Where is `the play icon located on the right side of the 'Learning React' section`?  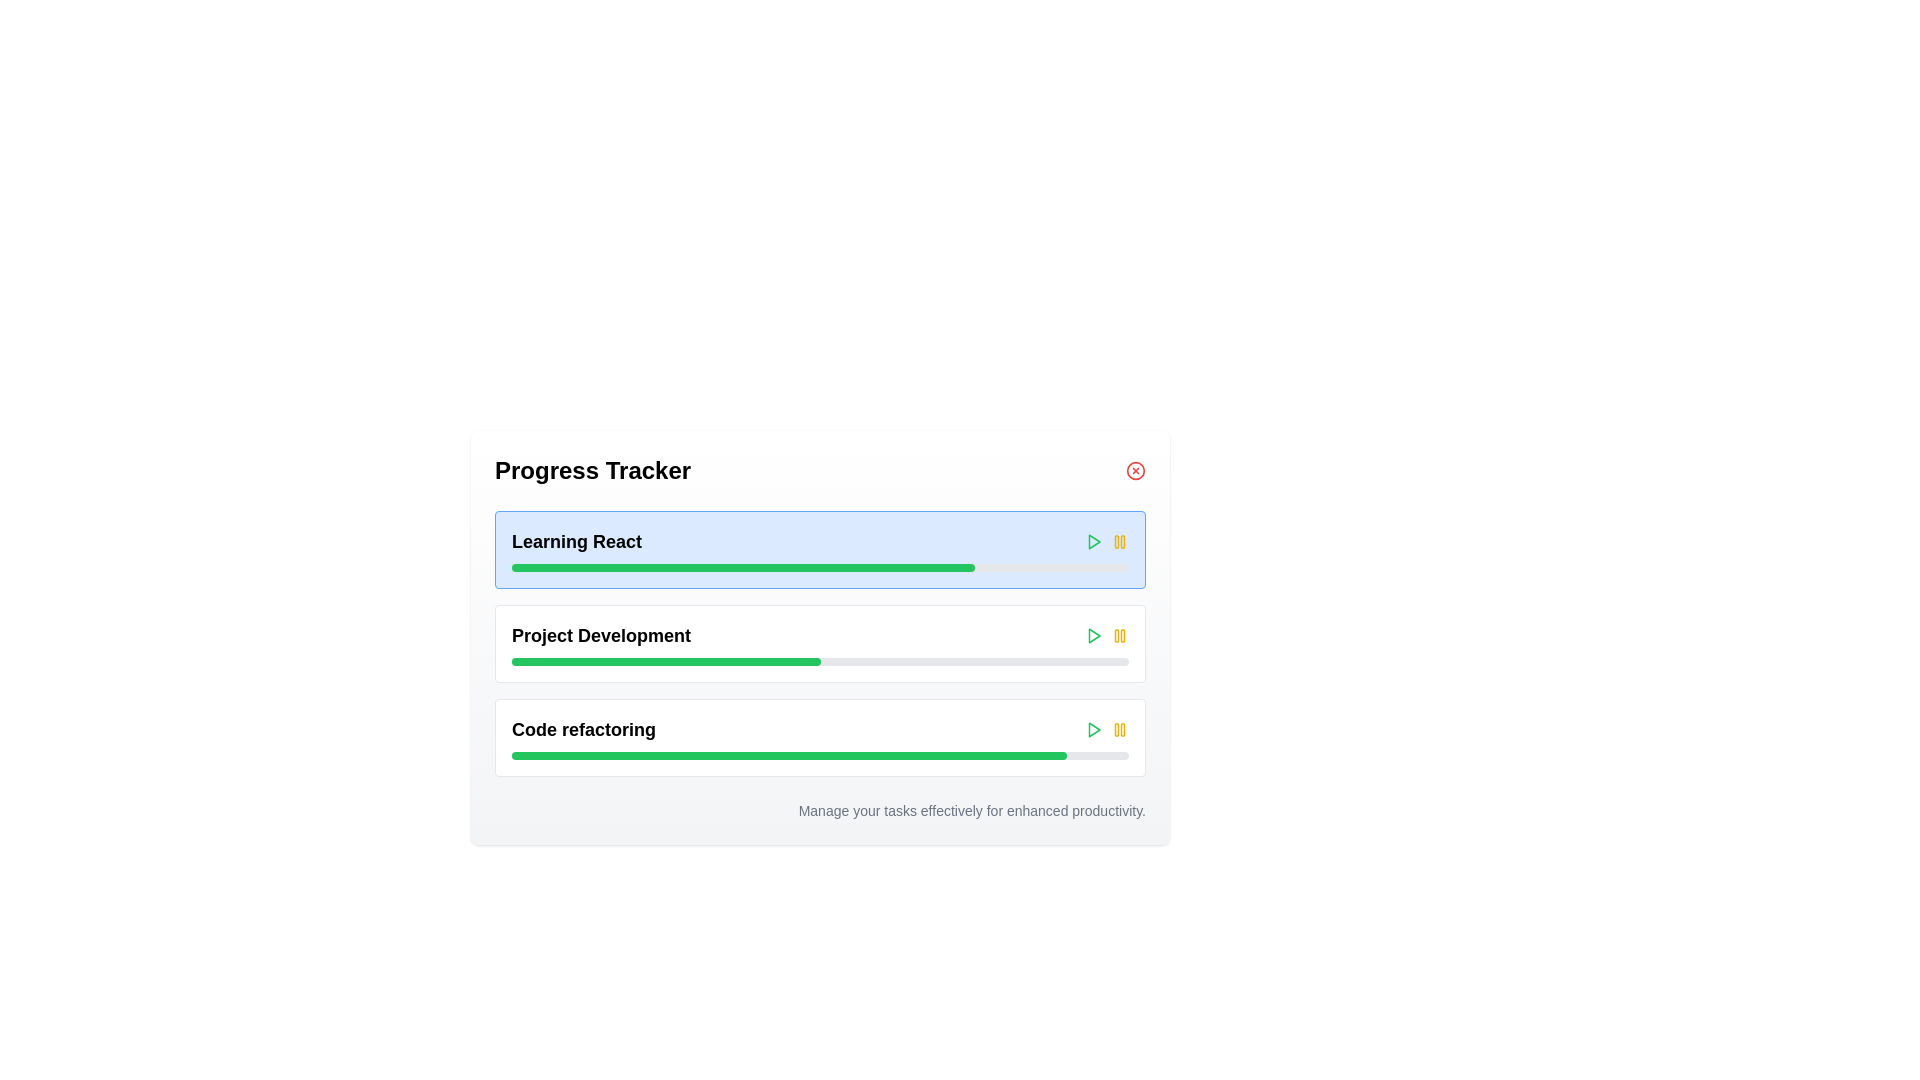 the play icon located on the right side of the 'Learning React' section is located at coordinates (1093, 636).